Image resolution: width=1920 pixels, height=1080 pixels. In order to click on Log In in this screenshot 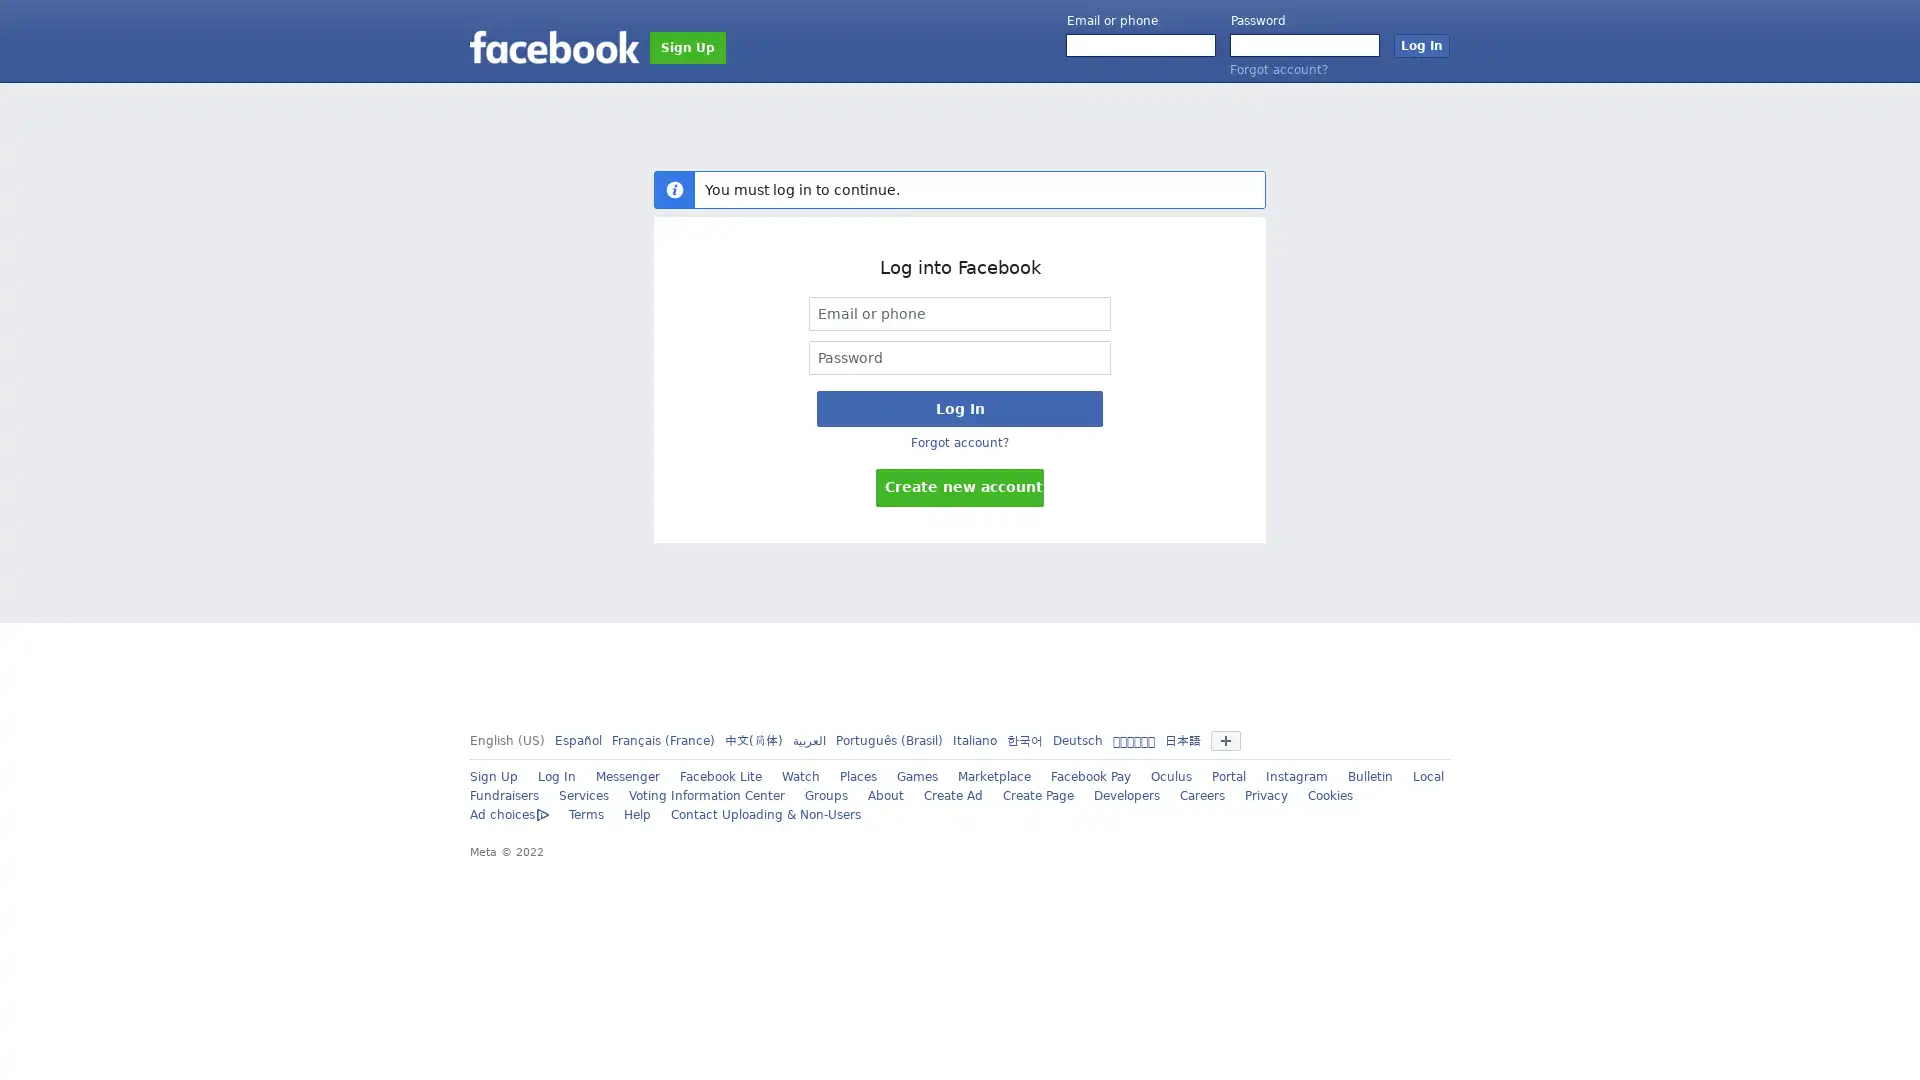, I will do `click(960, 407)`.